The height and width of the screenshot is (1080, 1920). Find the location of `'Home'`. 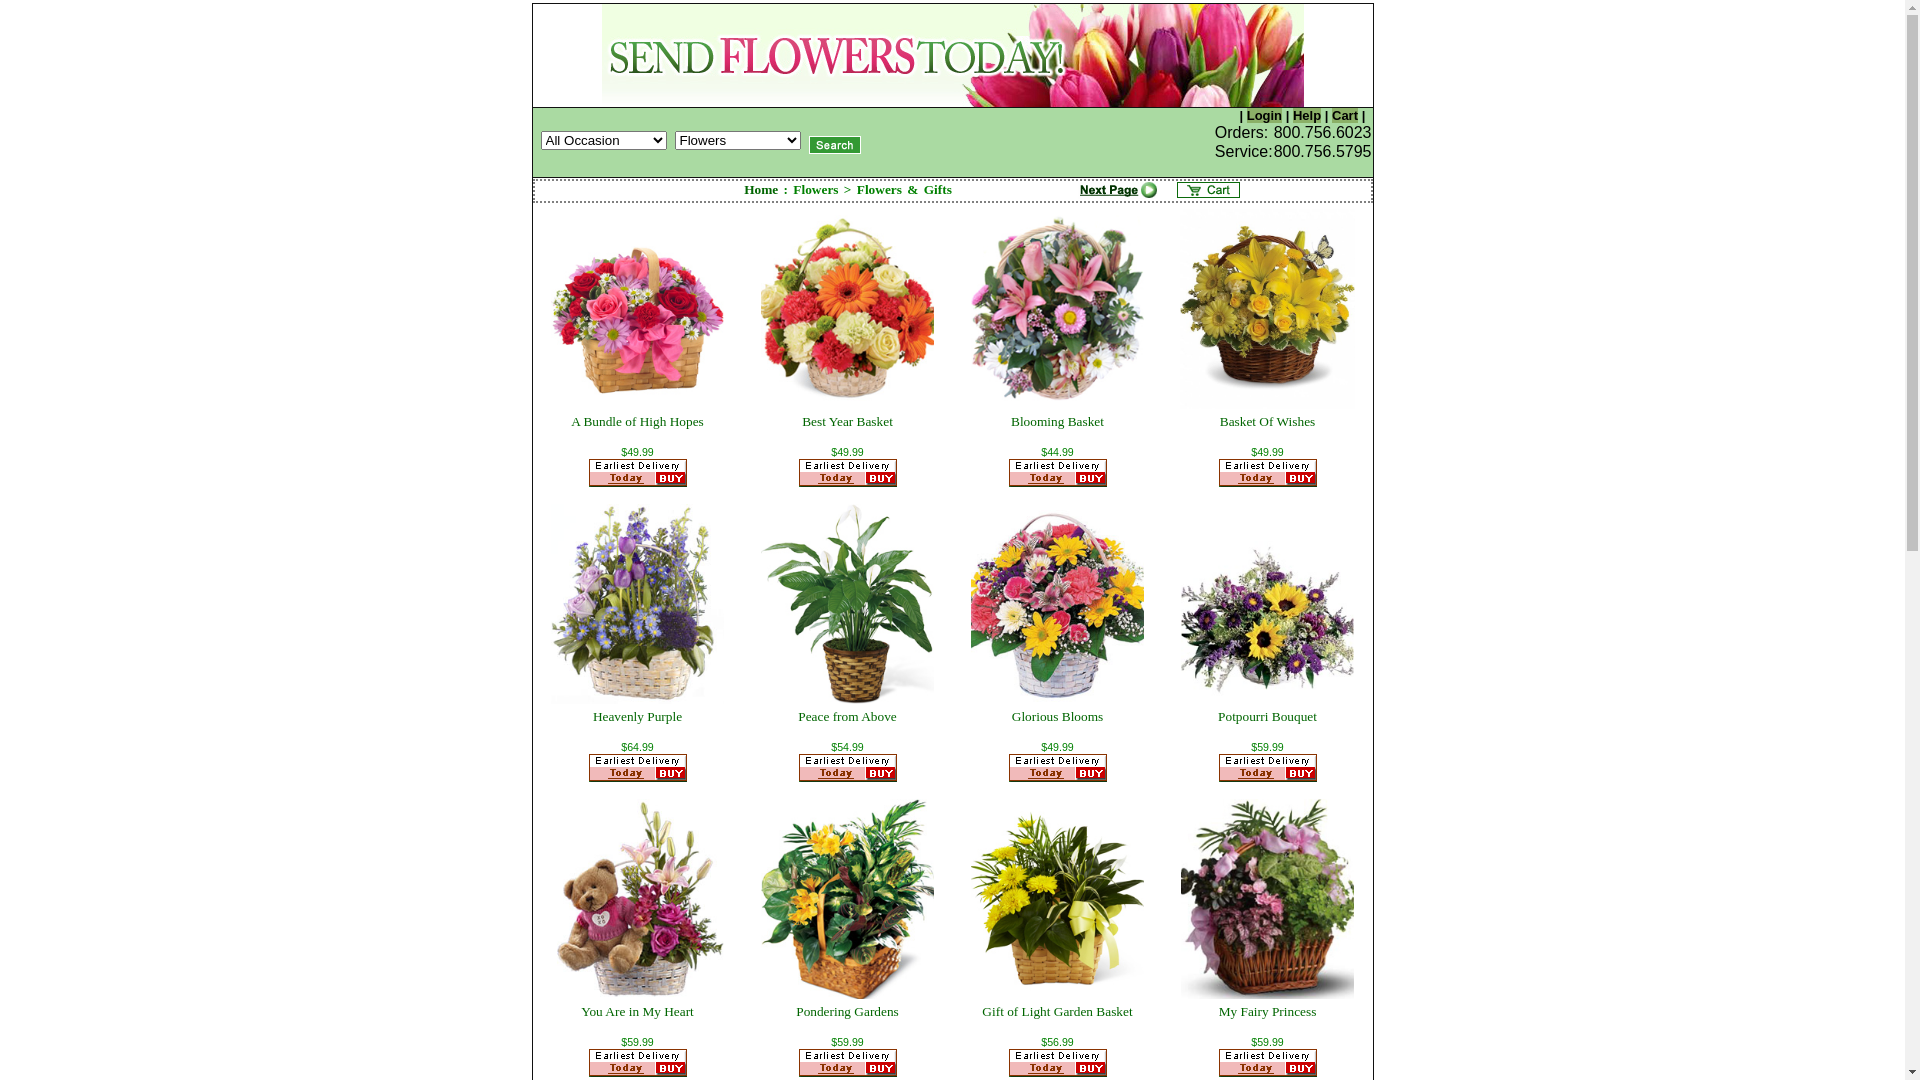

'Home' is located at coordinates (760, 189).